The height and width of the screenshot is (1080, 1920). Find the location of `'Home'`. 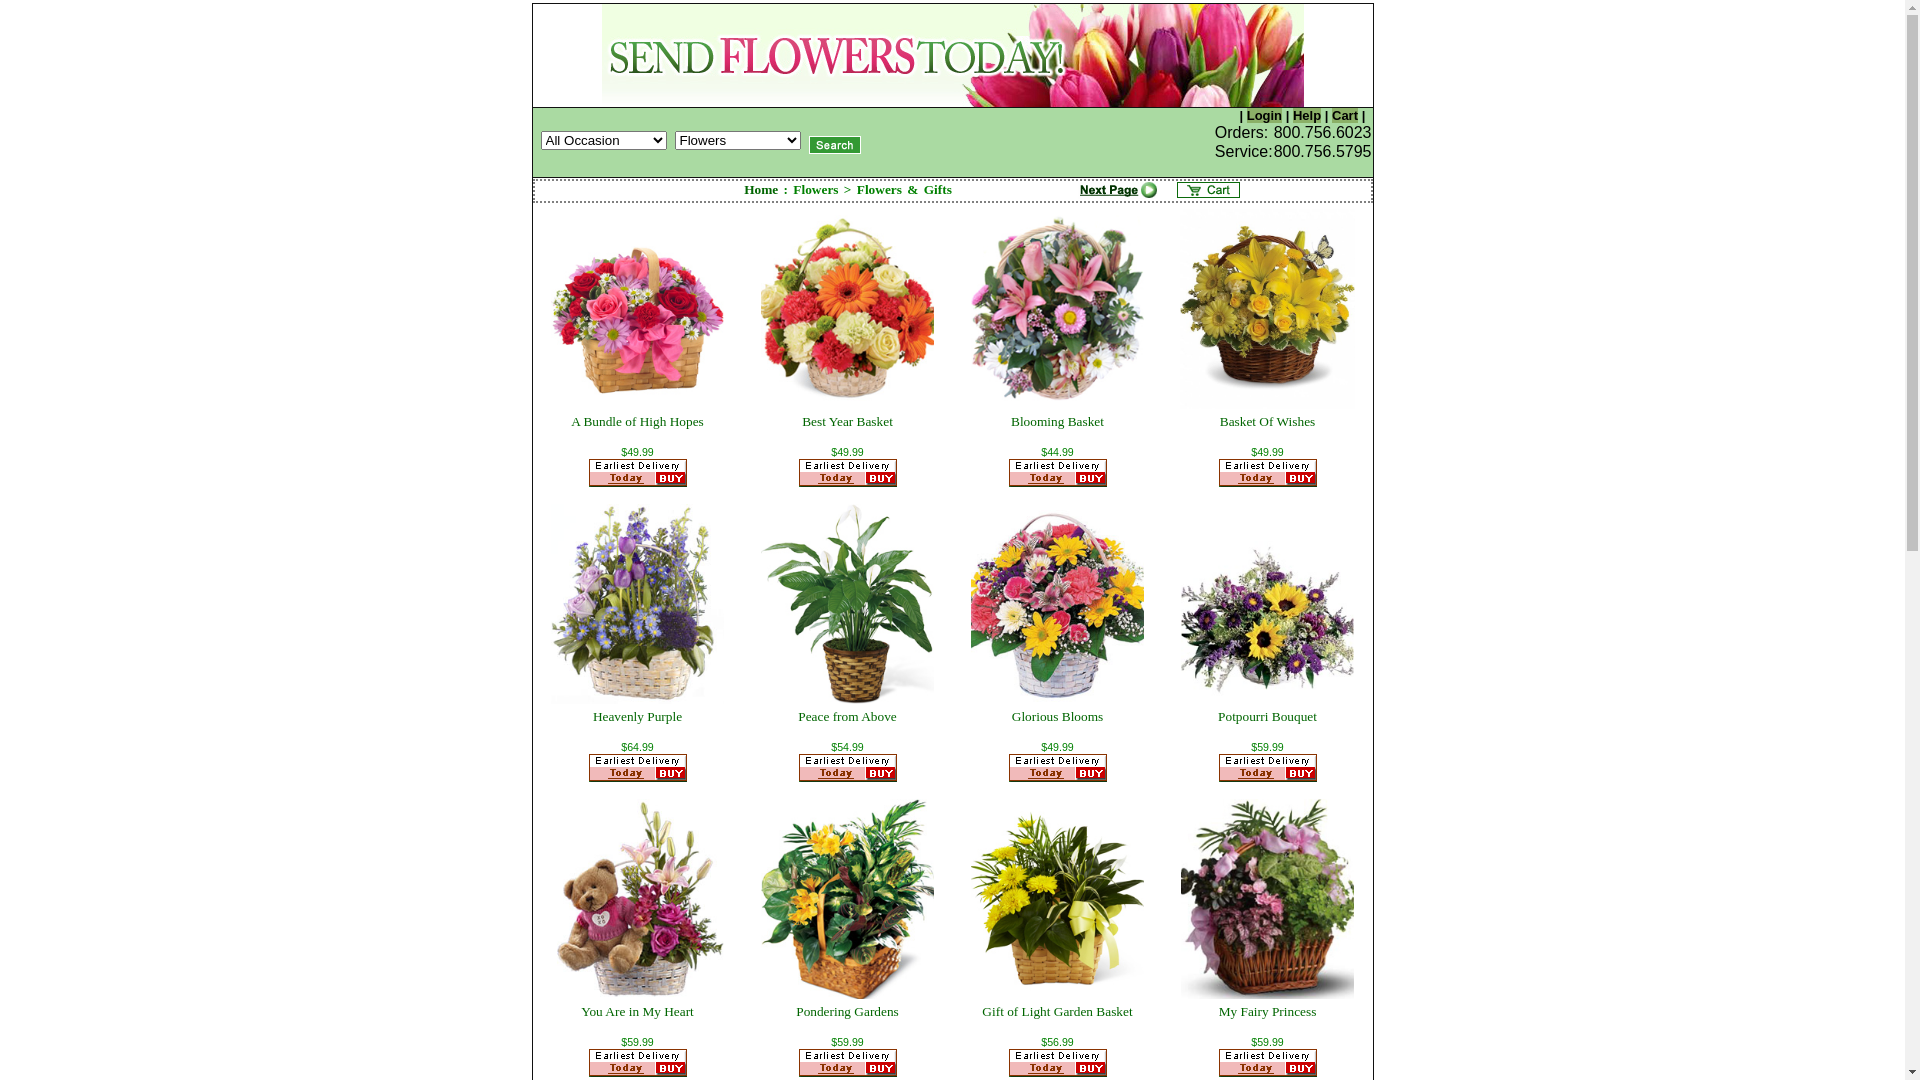

'Home' is located at coordinates (760, 189).